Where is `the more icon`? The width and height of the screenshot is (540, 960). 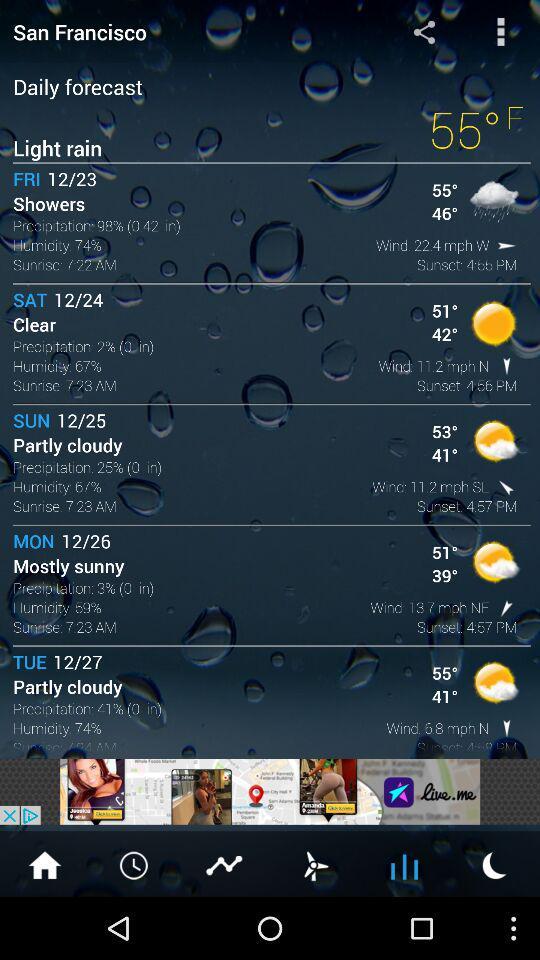 the more icon is located at coordinates (500, 33).